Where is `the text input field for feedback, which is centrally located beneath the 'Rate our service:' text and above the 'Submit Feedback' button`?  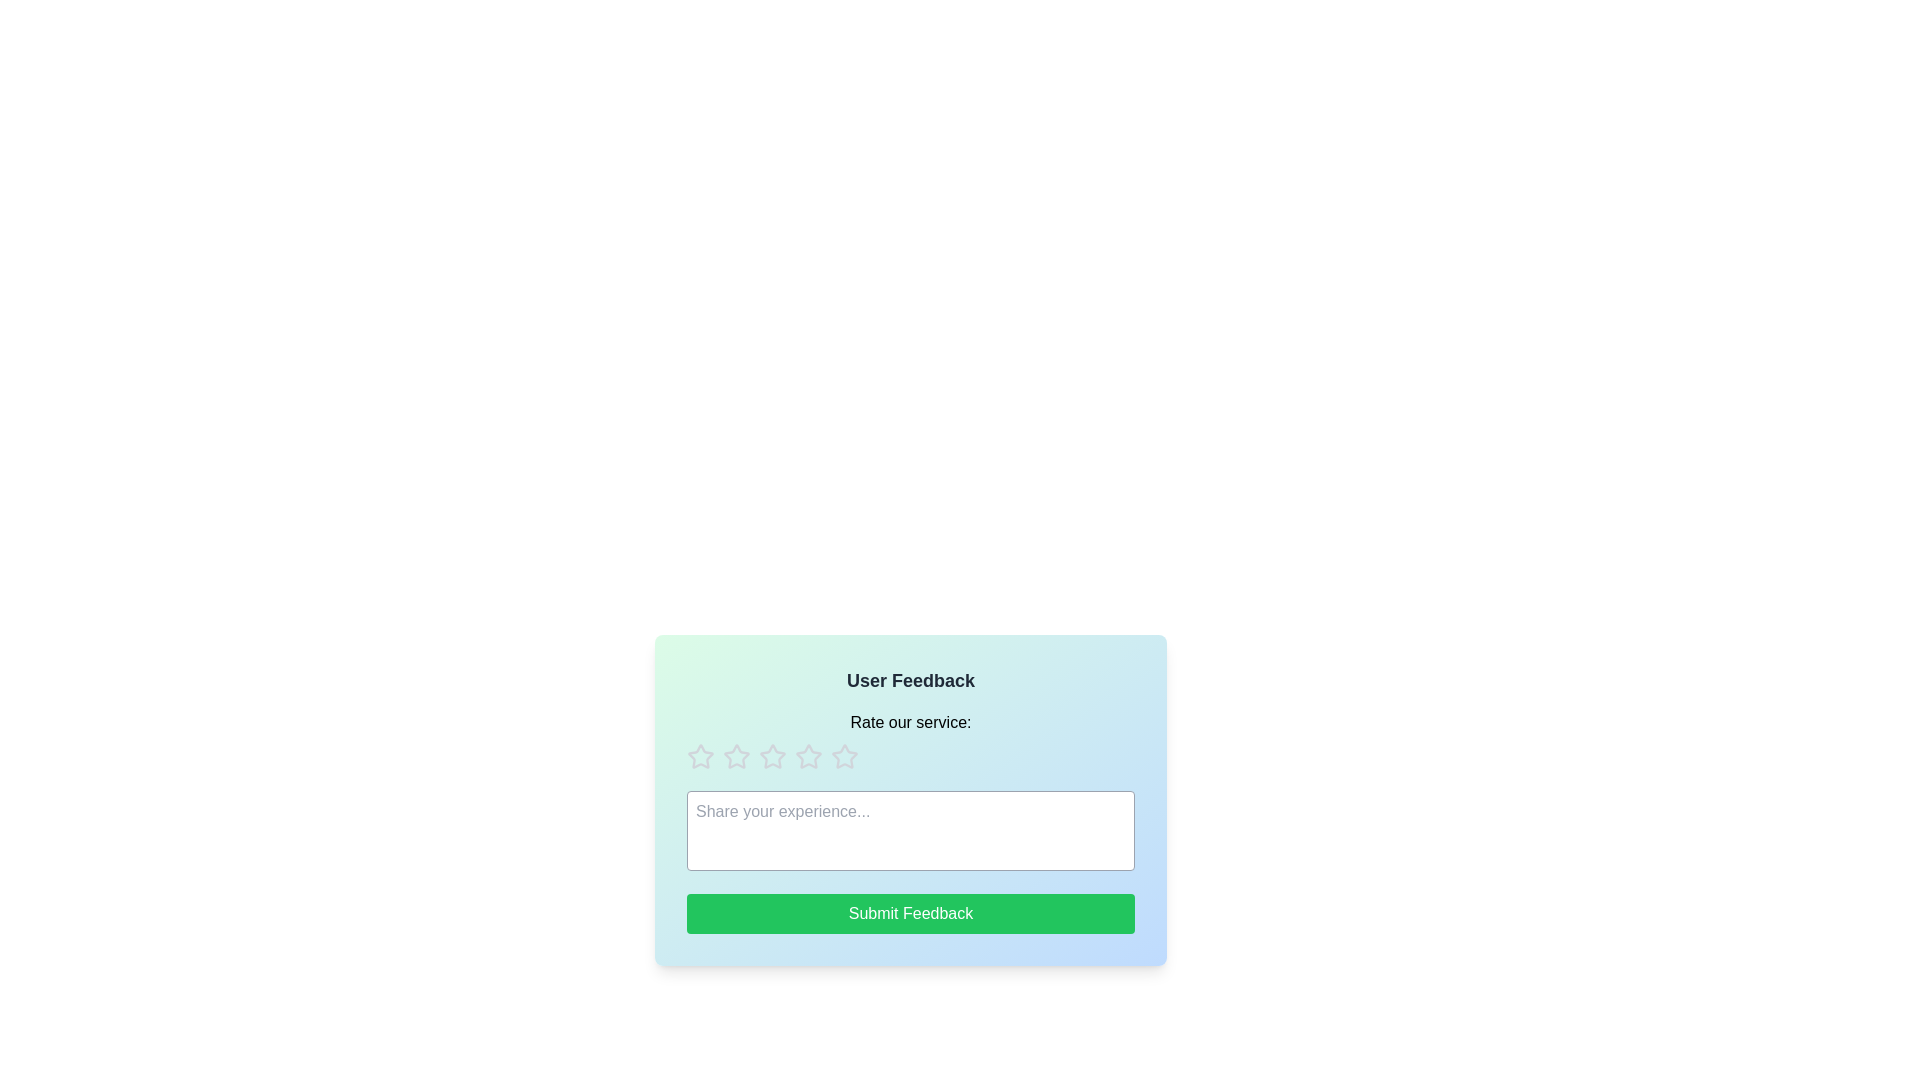 the text input field for feedback, which is centrally located beneath the 'Rate our service:' text and above the 'Submit Feedback' button is located at coordinates (910, 799).